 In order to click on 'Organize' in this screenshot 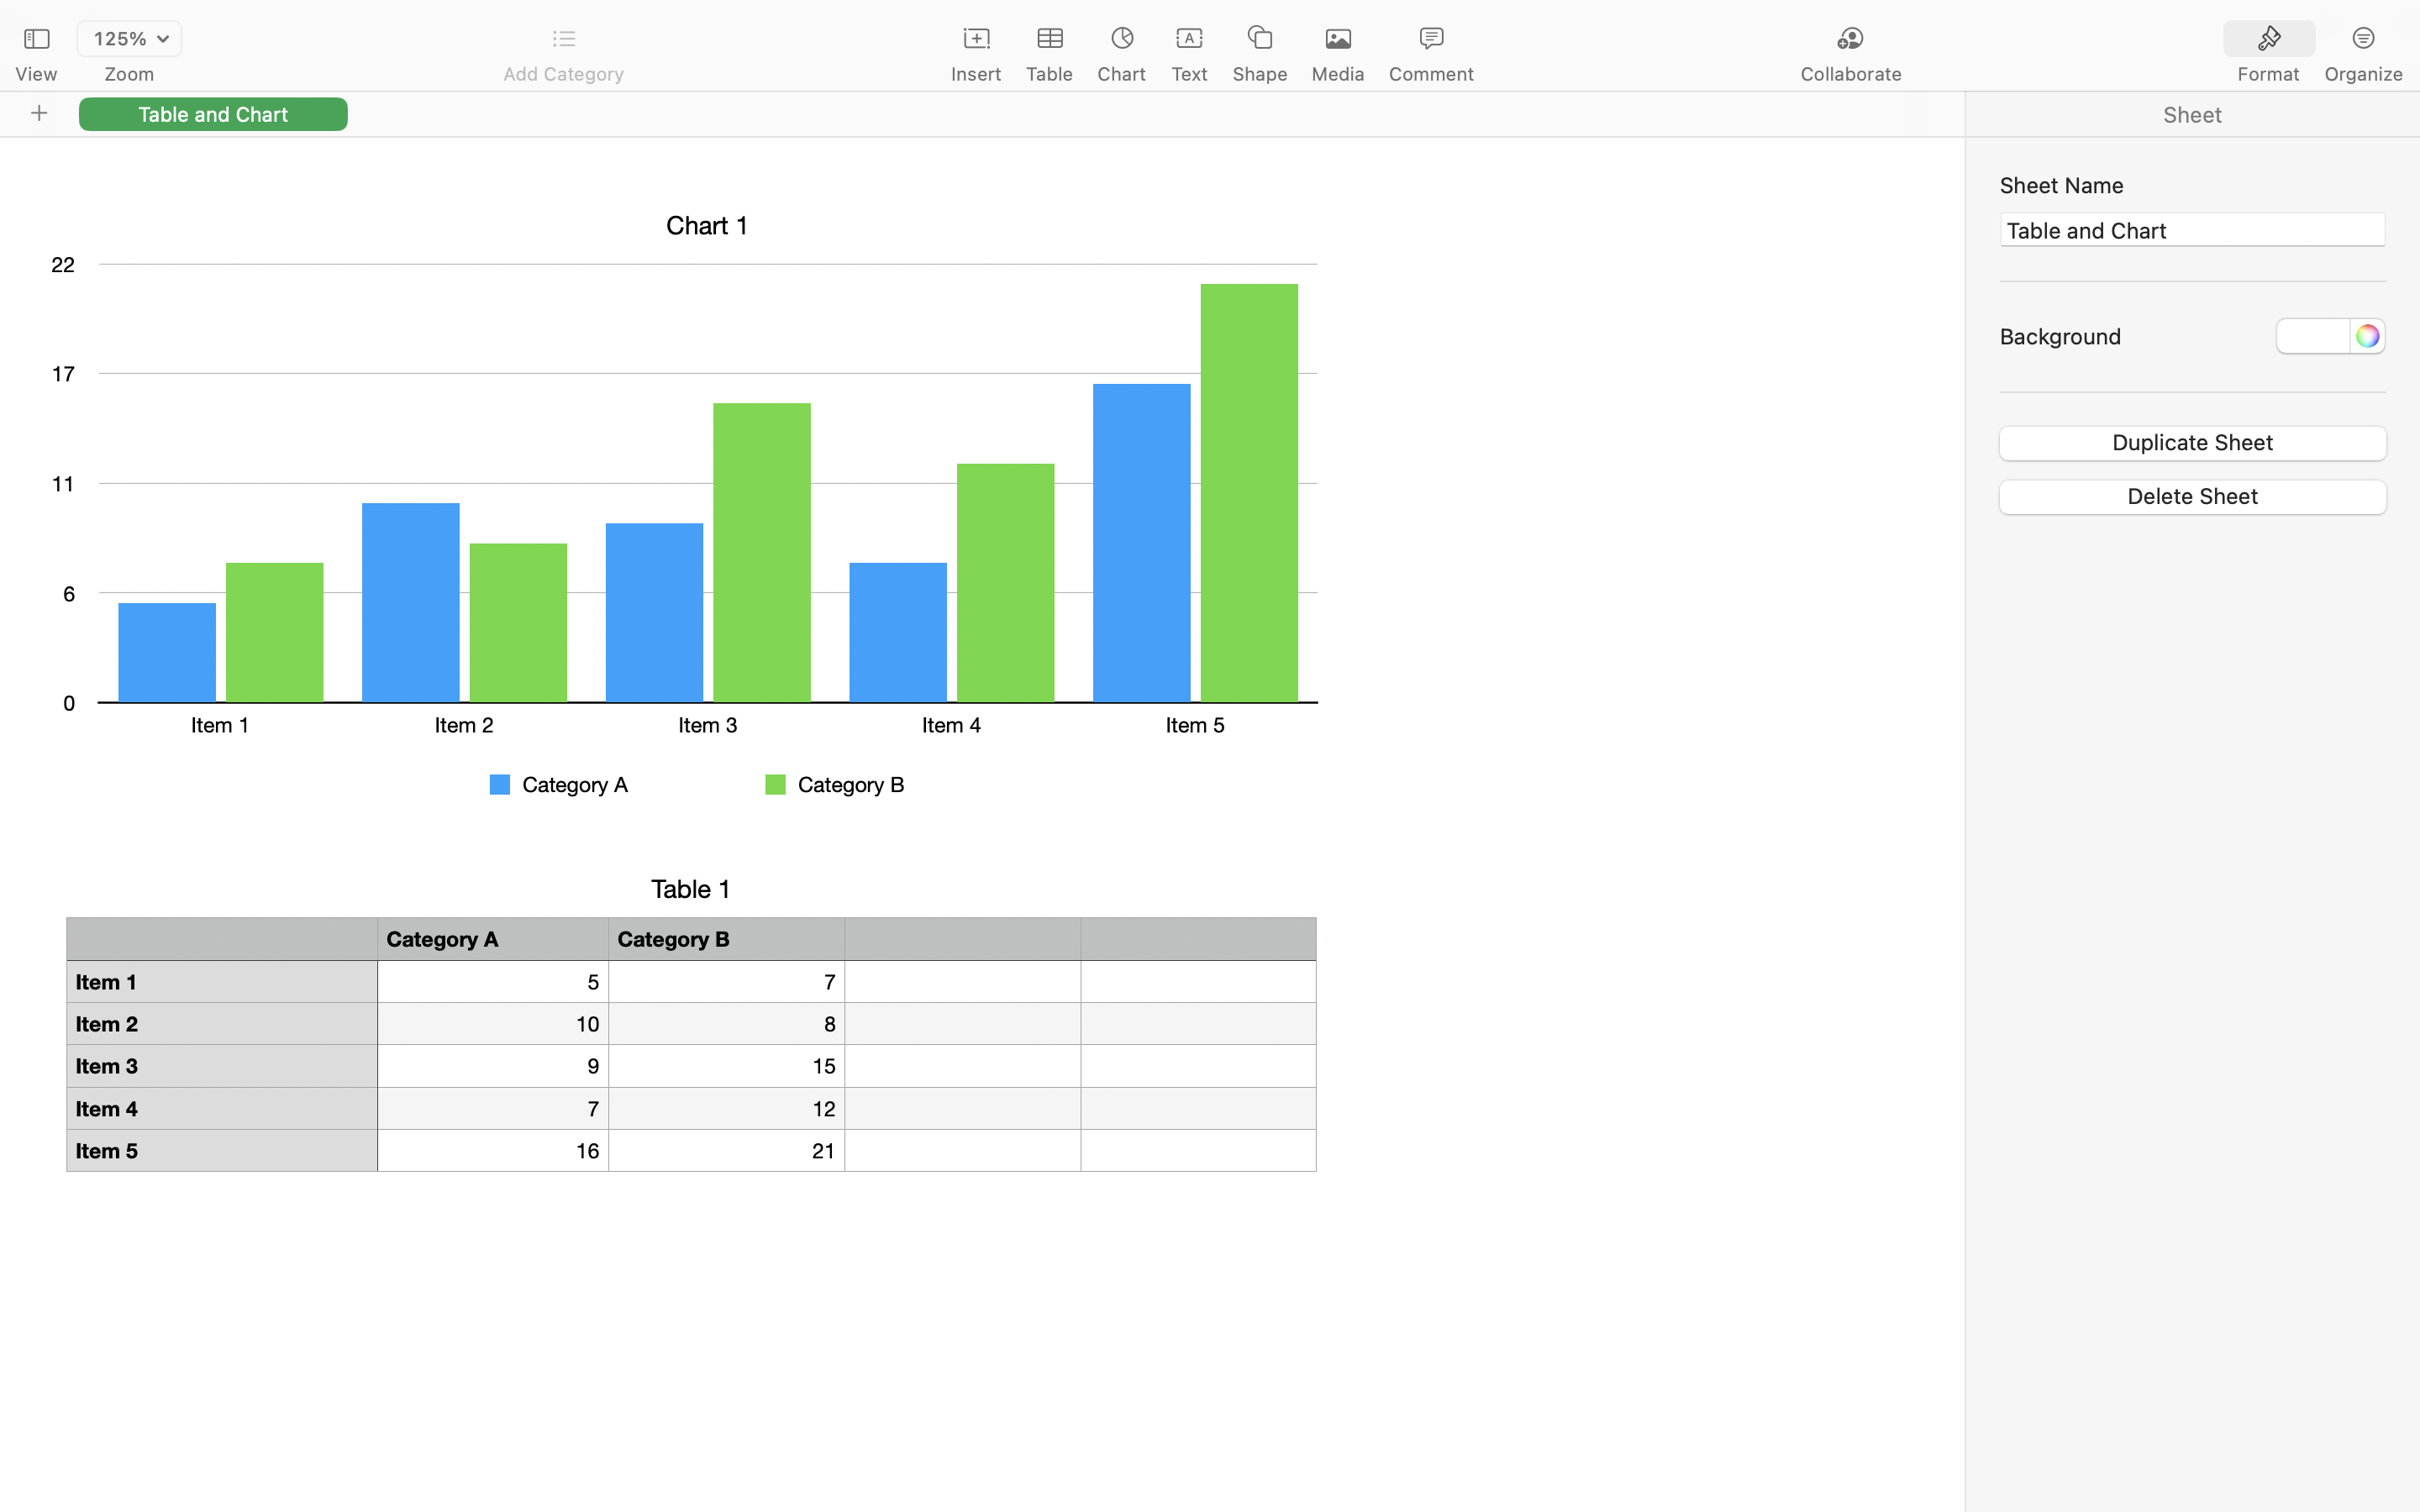, I will do `click(2363, 74)`.